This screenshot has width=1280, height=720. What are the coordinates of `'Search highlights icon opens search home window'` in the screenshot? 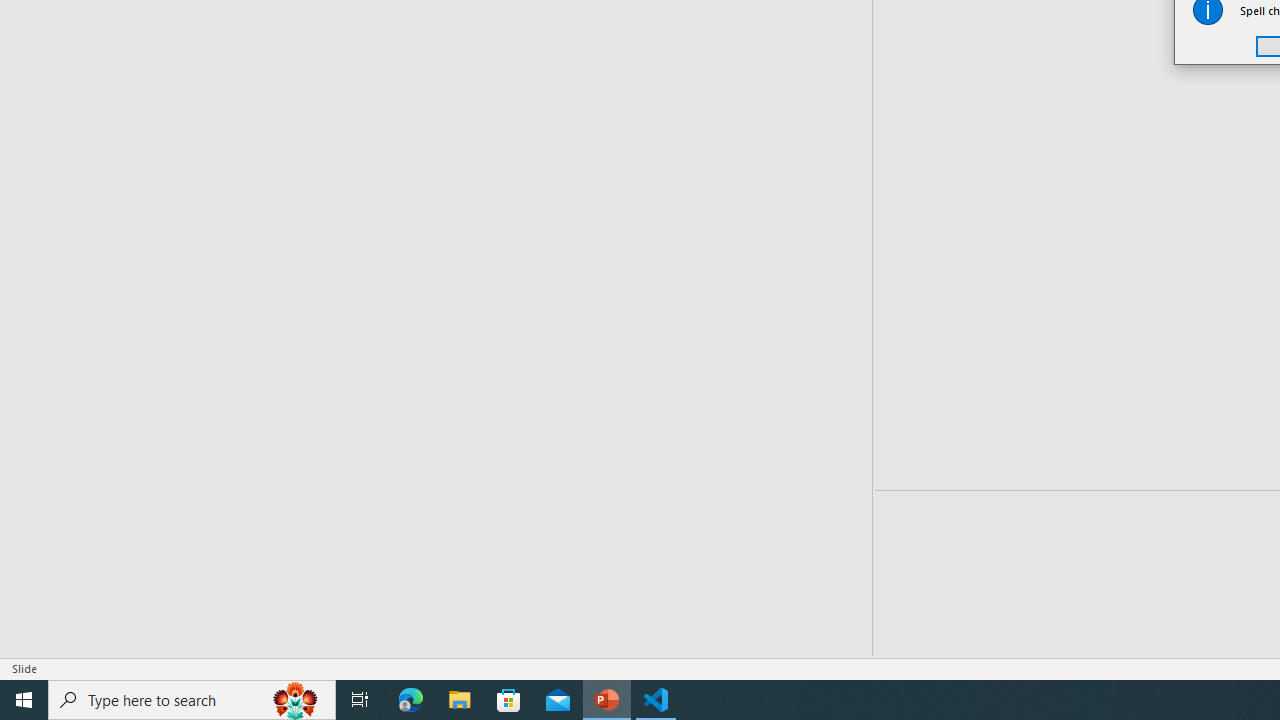 It's located at (294, 698).